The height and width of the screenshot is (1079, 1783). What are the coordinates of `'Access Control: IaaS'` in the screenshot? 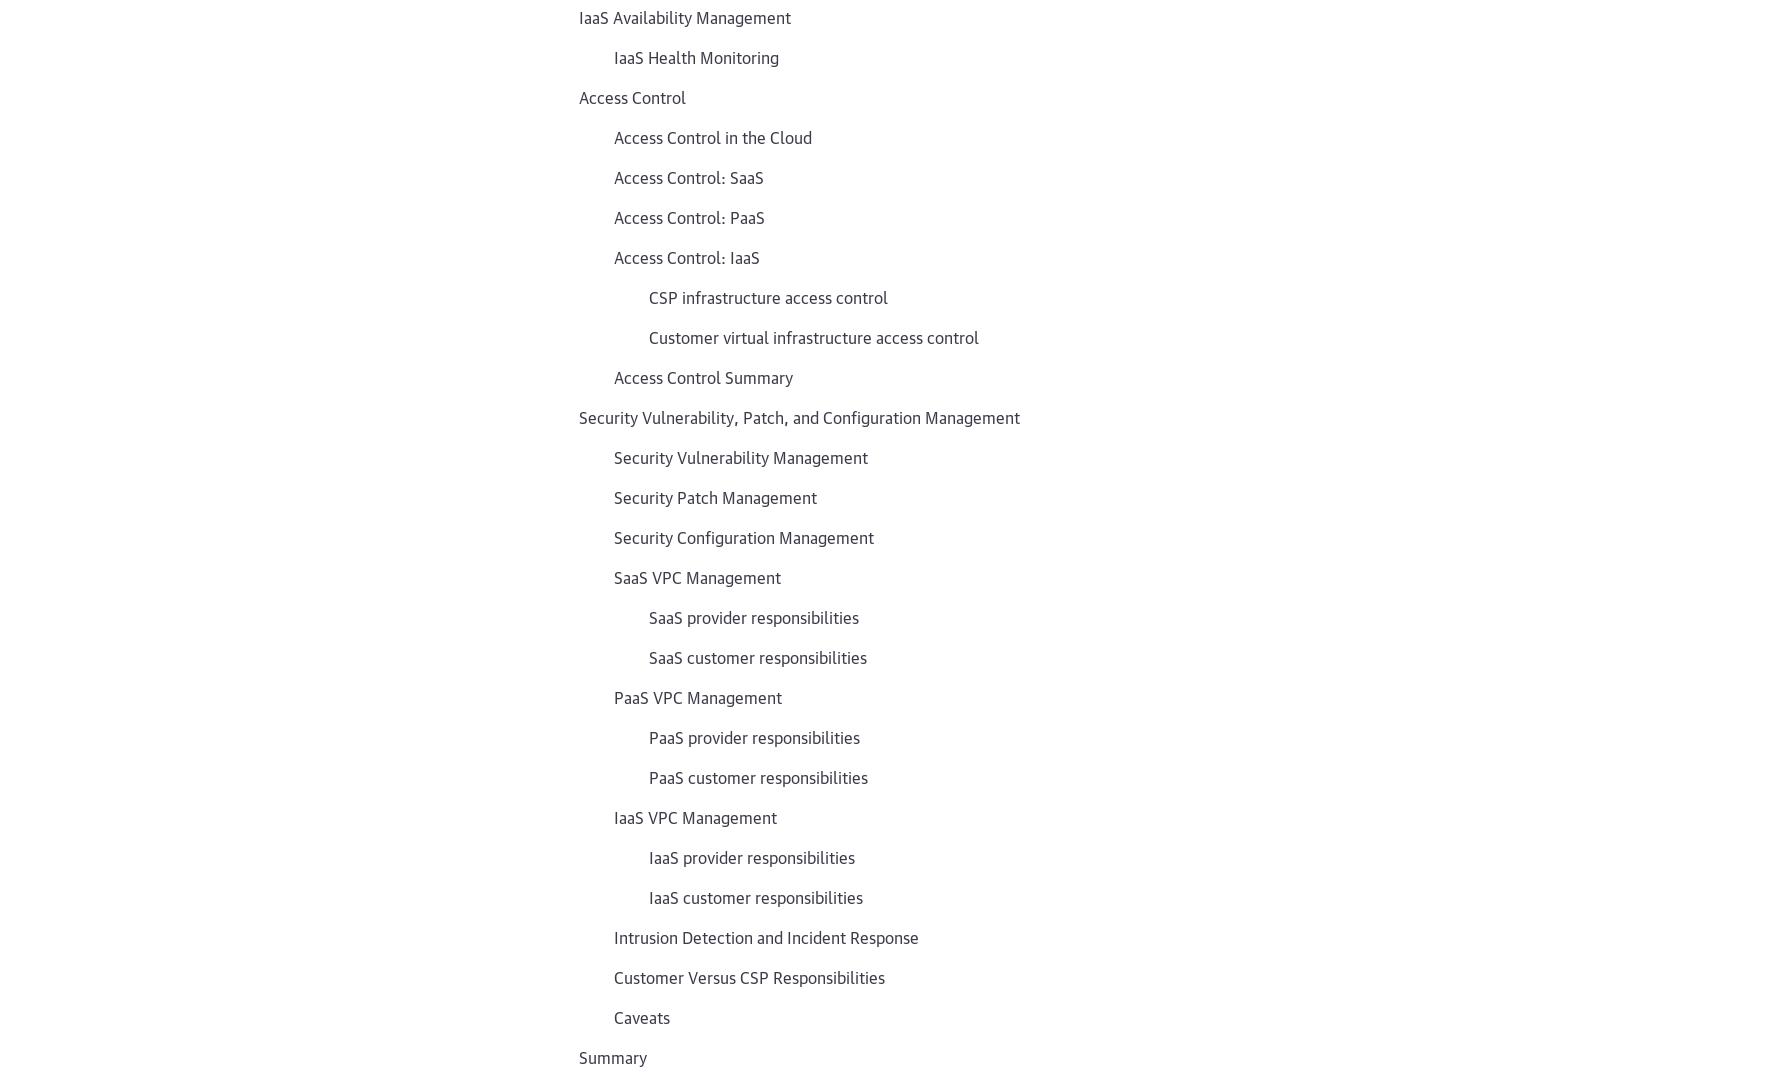 It's located at (686, 256).